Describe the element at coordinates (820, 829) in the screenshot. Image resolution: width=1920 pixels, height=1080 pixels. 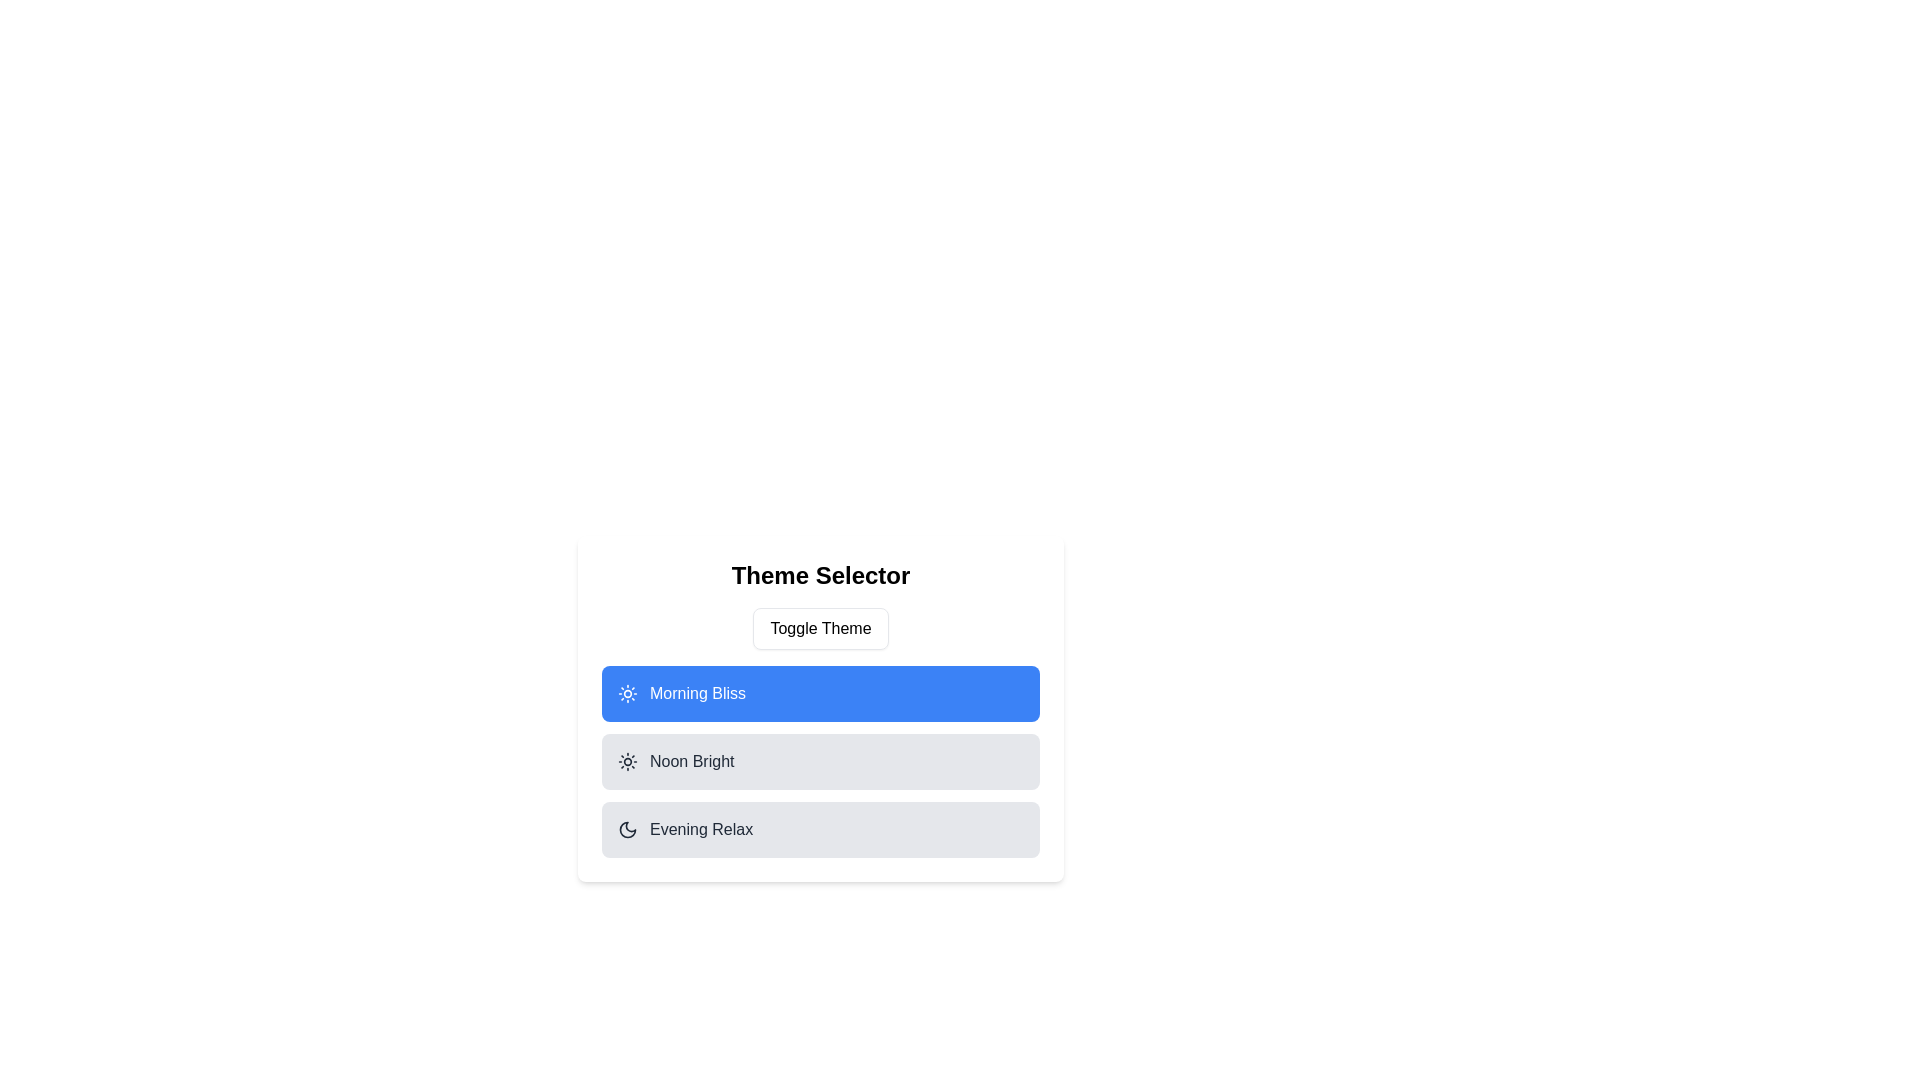
I see `the item Evening Relax from the list` at that location.